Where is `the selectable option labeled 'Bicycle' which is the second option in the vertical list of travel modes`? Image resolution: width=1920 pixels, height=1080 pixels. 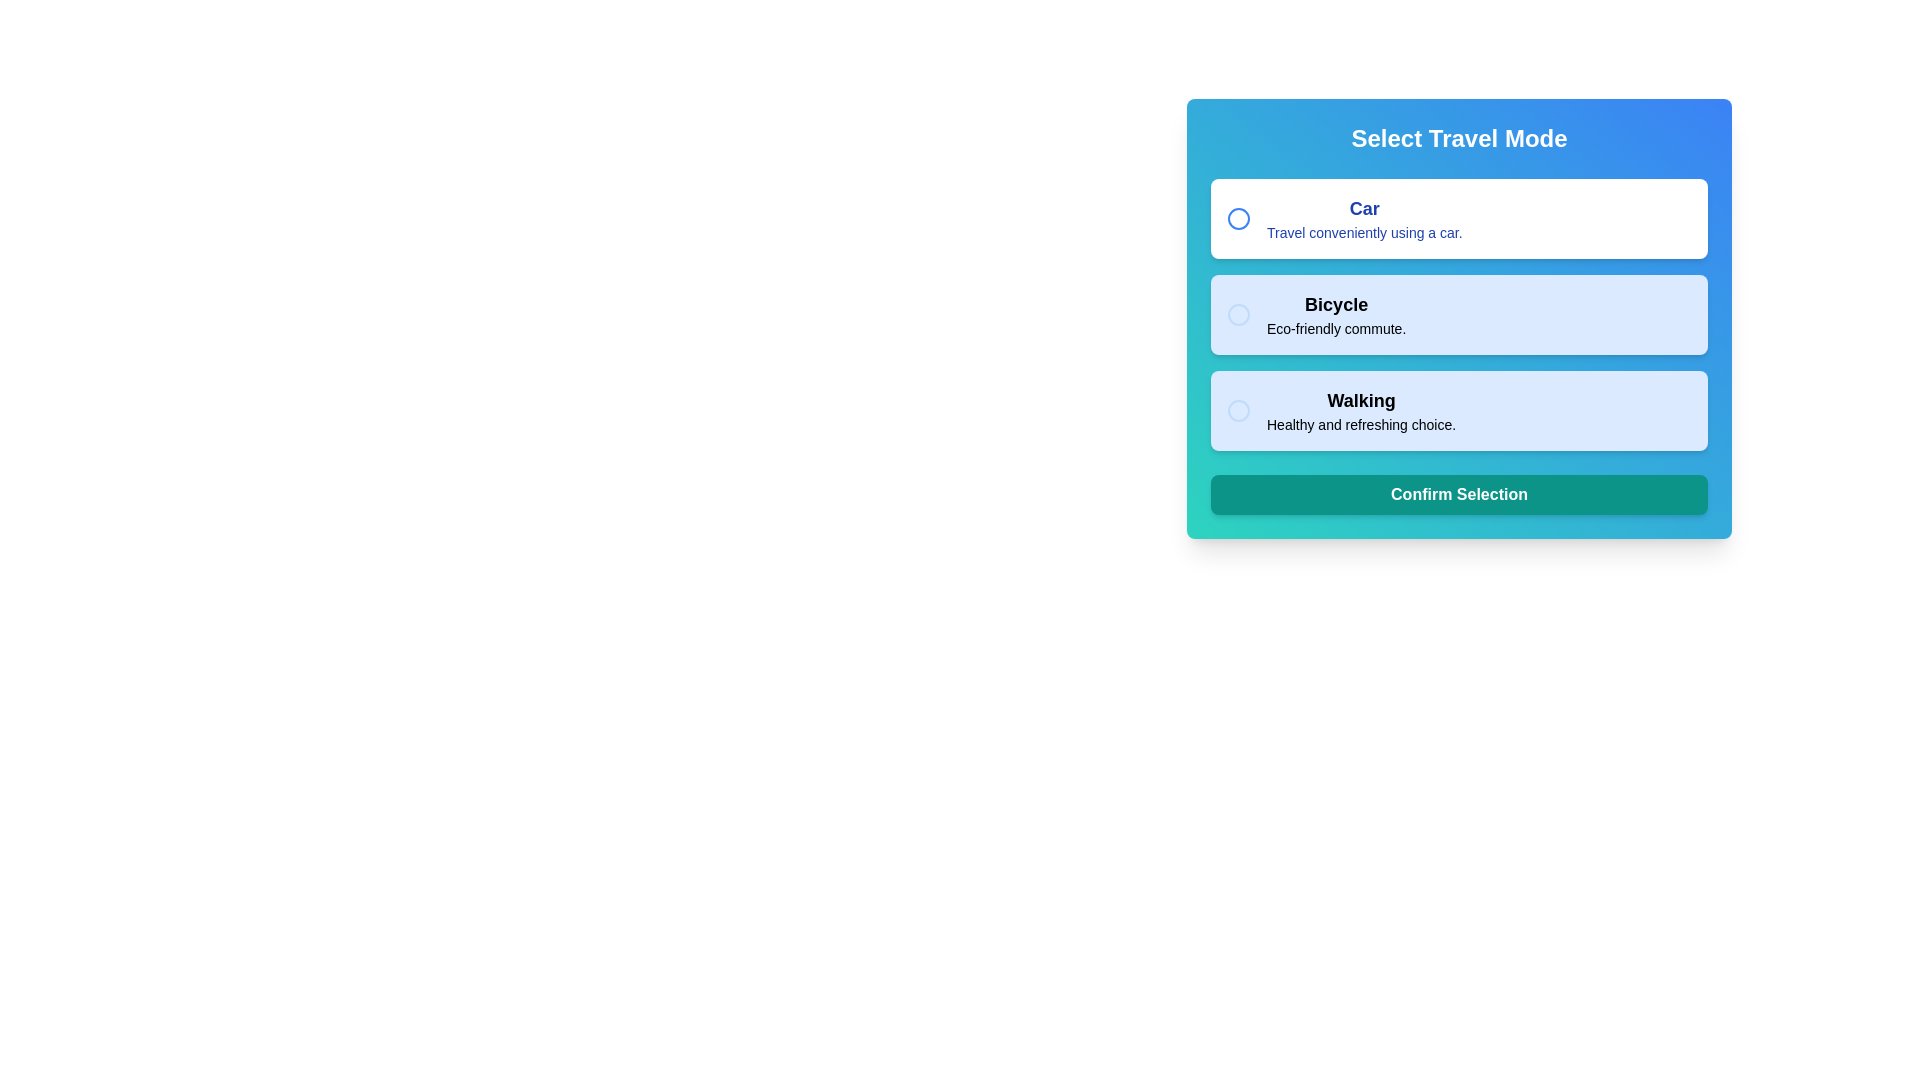 the selectable option labeled 'Bicycle' which is the second option in the vertical list of travel modes is located at coordinates (1459, 315).